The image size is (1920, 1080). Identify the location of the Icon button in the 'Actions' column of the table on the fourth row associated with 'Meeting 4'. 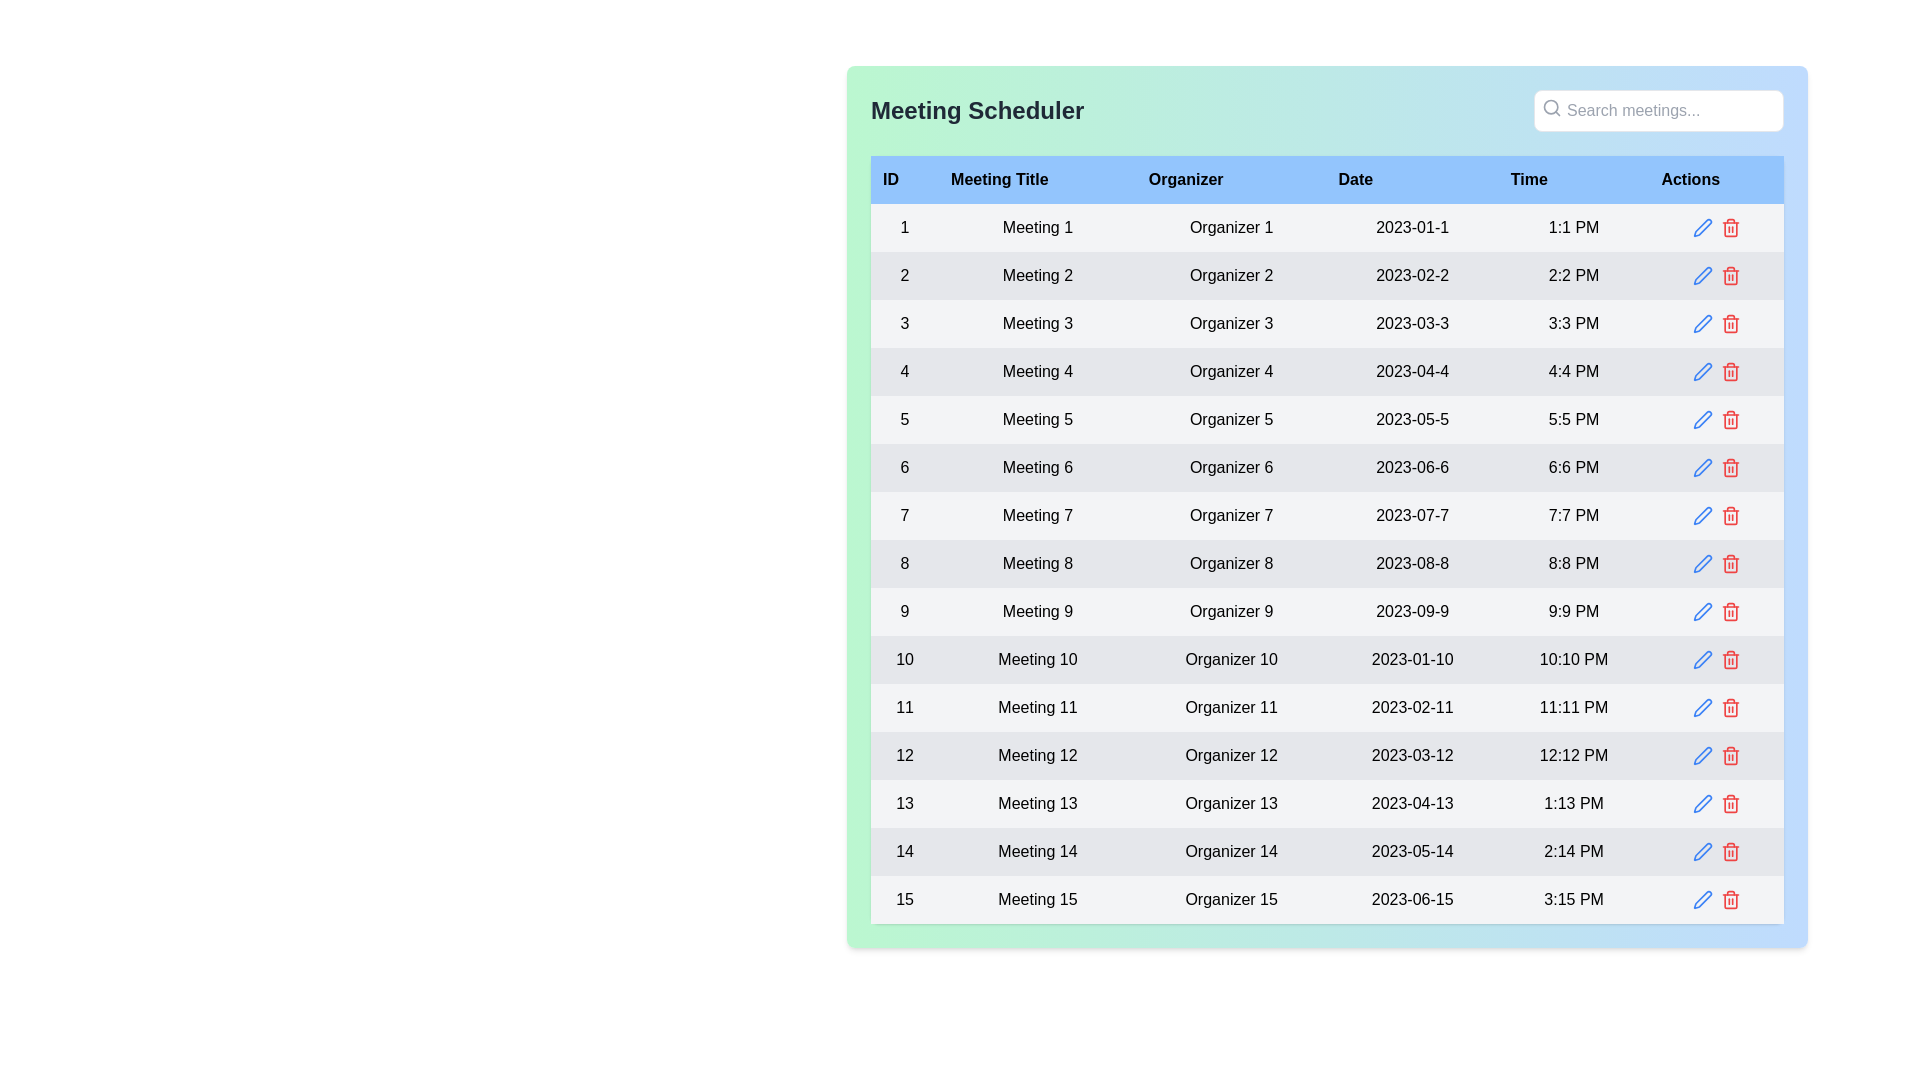
(1701, 371).